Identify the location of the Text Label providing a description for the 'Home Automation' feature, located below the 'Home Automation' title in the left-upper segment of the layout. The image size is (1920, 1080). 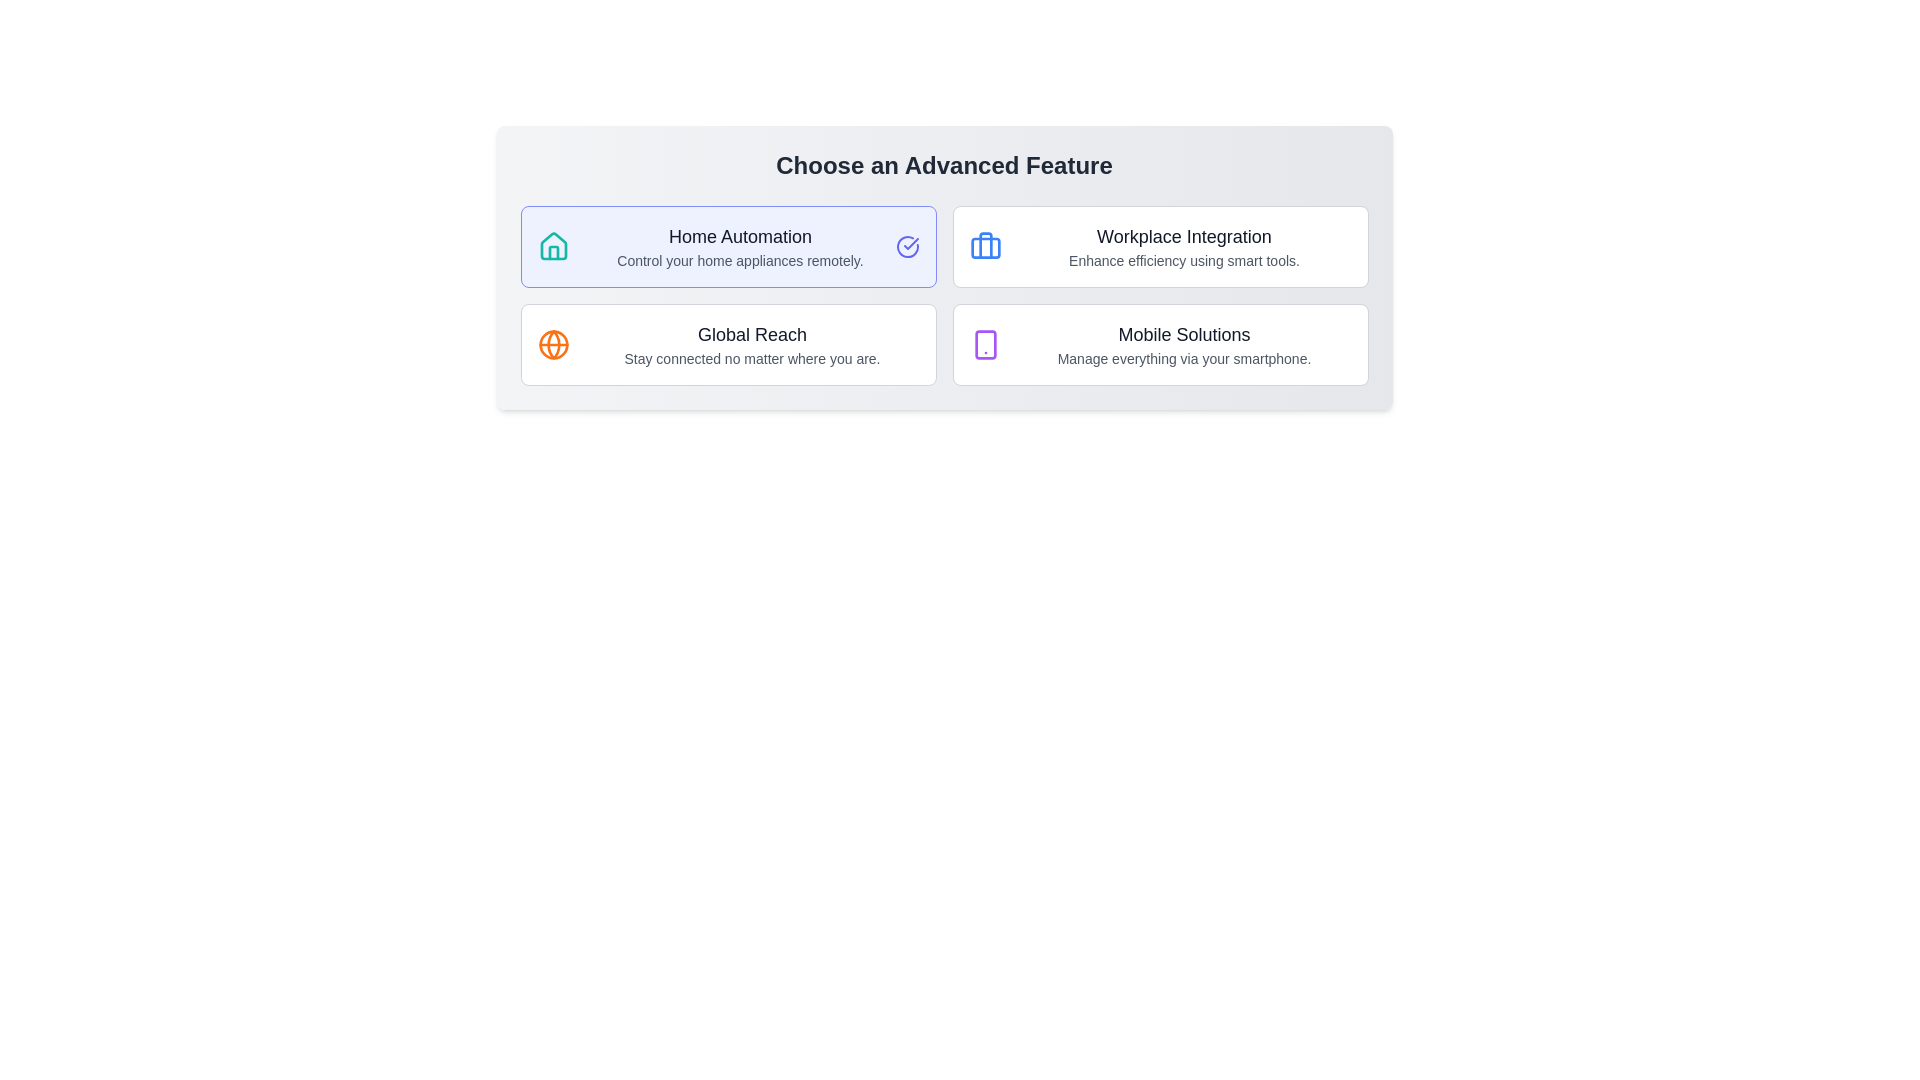
(739, 260).